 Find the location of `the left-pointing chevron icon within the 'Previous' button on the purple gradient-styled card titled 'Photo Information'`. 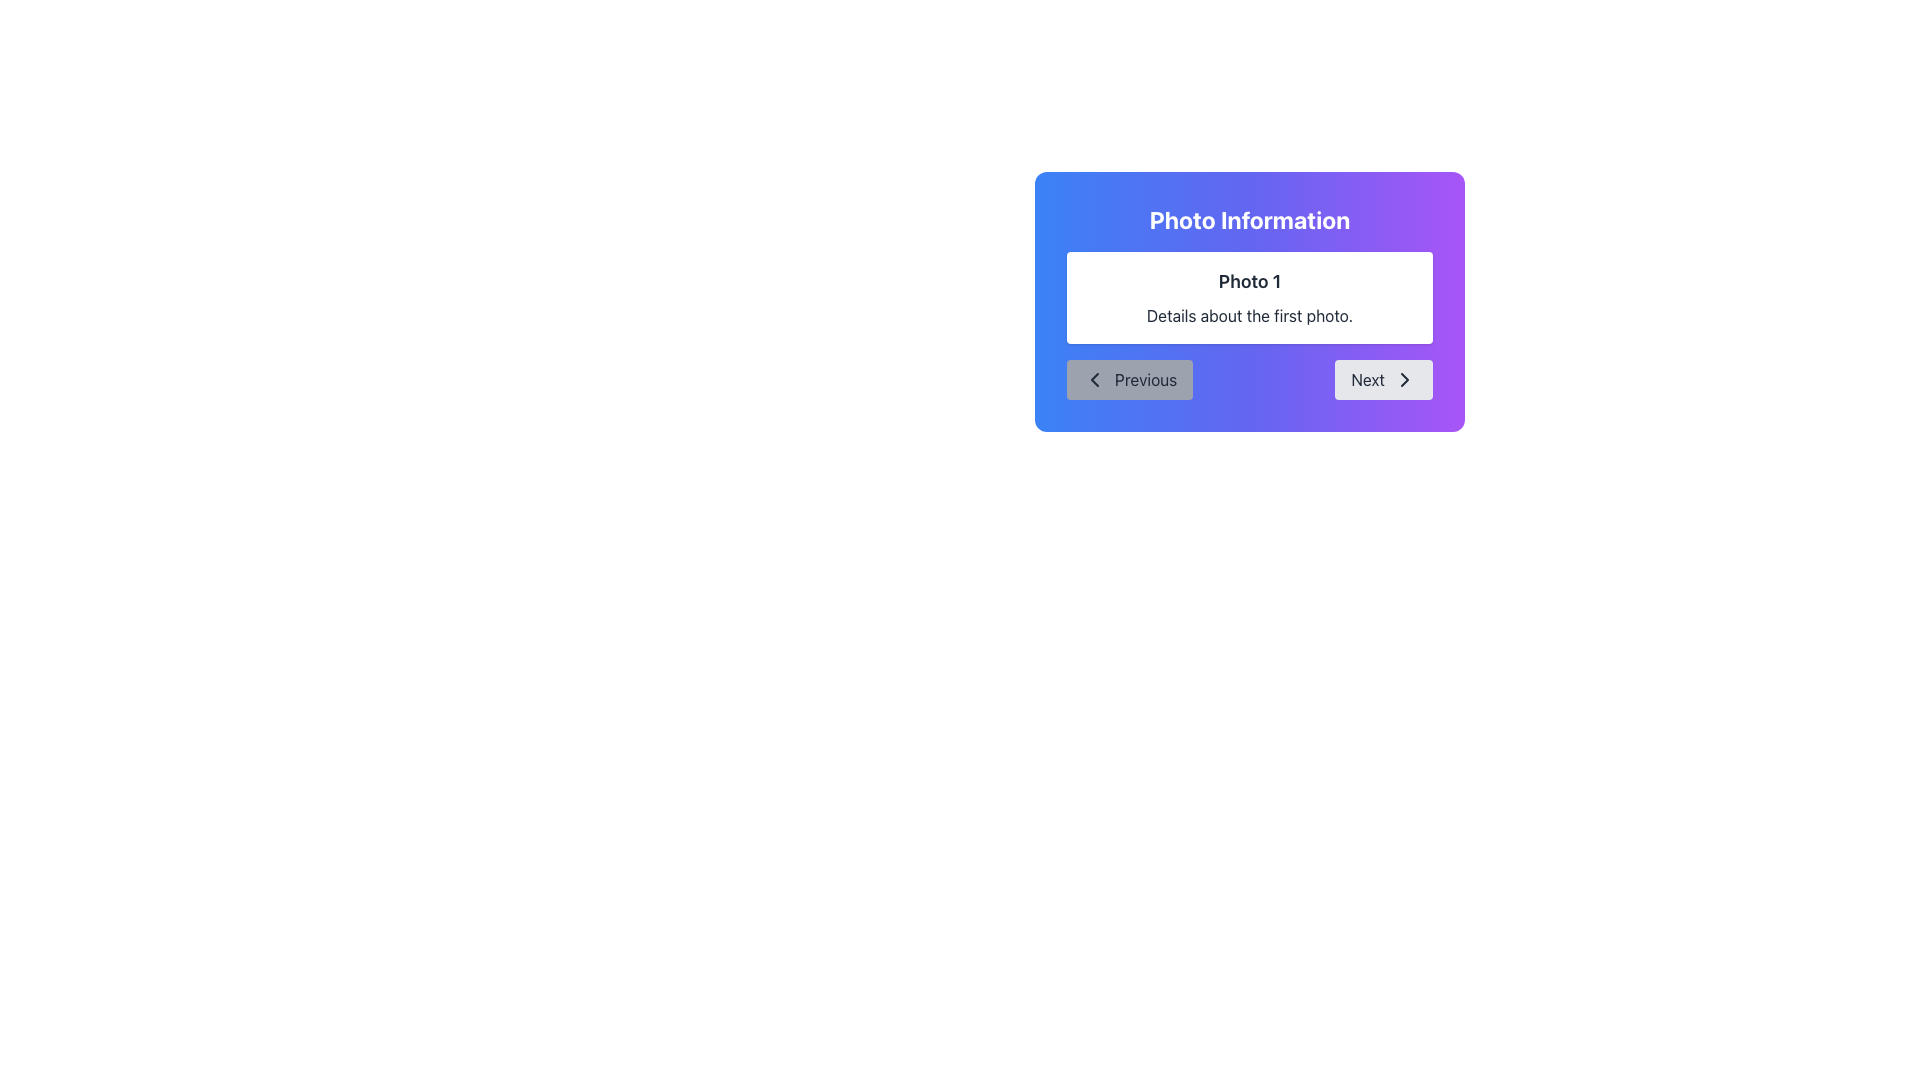

the left-pointing chevron icon within the 'Previous' button on the purple gradient-styled card titled 'Photo Information' is located at coordinates (1093, 380).